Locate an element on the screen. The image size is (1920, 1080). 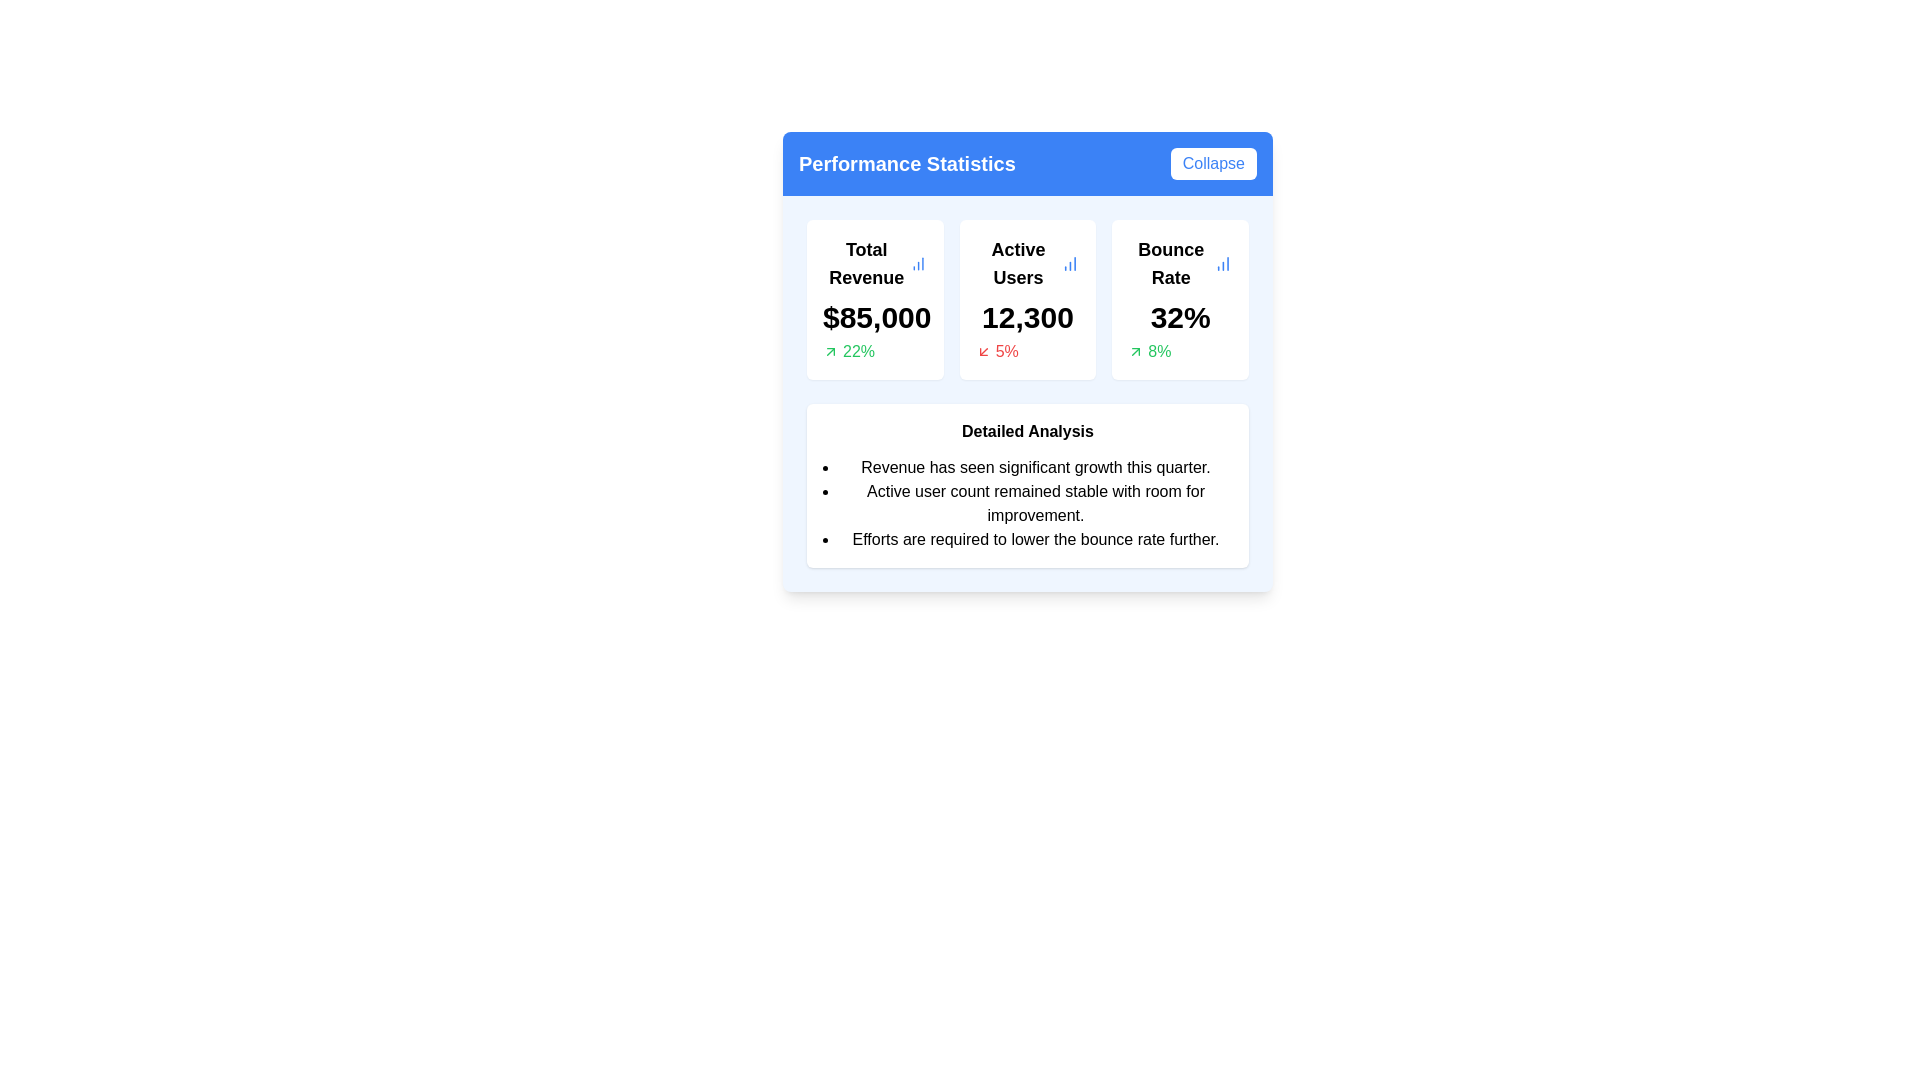
the element displaying the percentage change in the bounce rate, which is located in the third column of the 'Performance Statistics' card, underneath the 'Bounce Rate' title and '32%' value is located at coordinates (1180, 350).